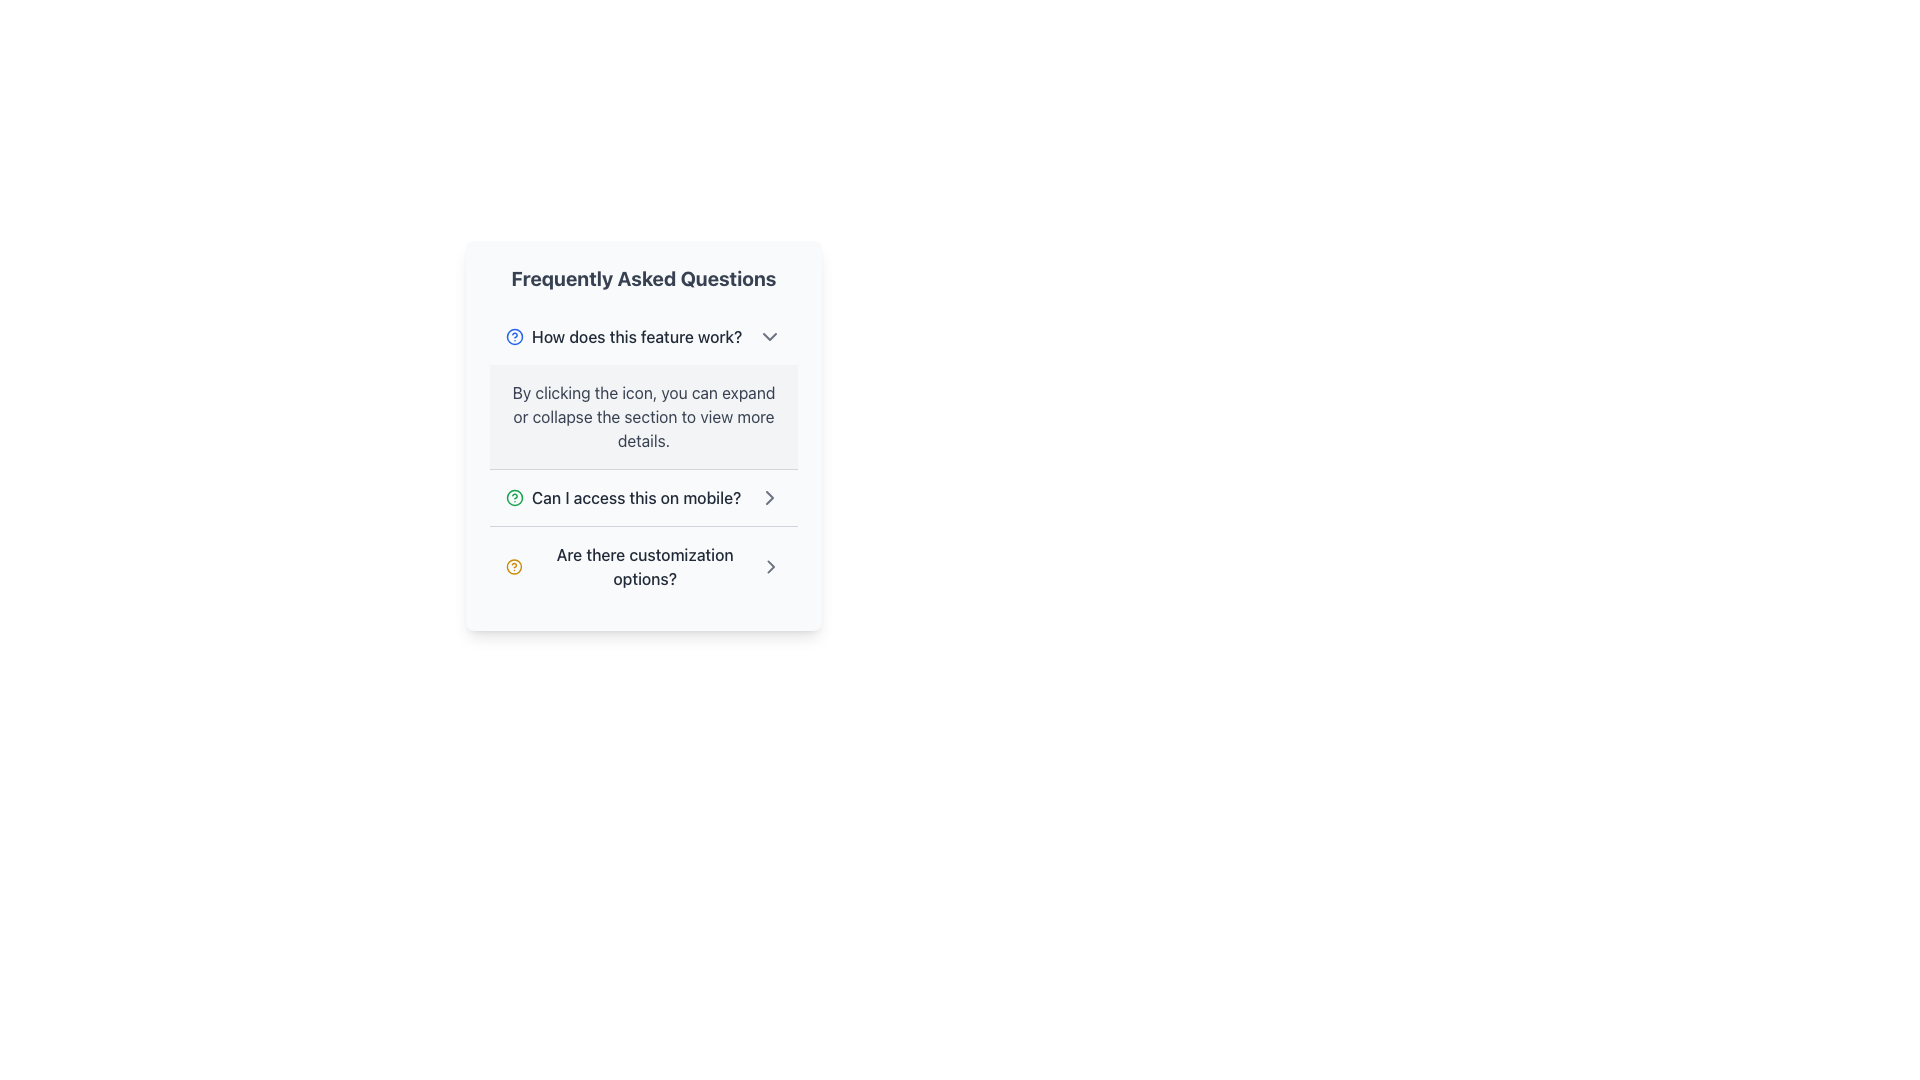 Image resolution: width=1920 pixels, height=1080 pixels. Describe the element at coordinates (643, 335) in the screenshot. I see `the Collapsible list item header that displays the question 'How does this feature work?' in dark gray font, with a blue question mark icon to the left and a light gray downward chevron icon to the right, located in the FAQ section` at that location.